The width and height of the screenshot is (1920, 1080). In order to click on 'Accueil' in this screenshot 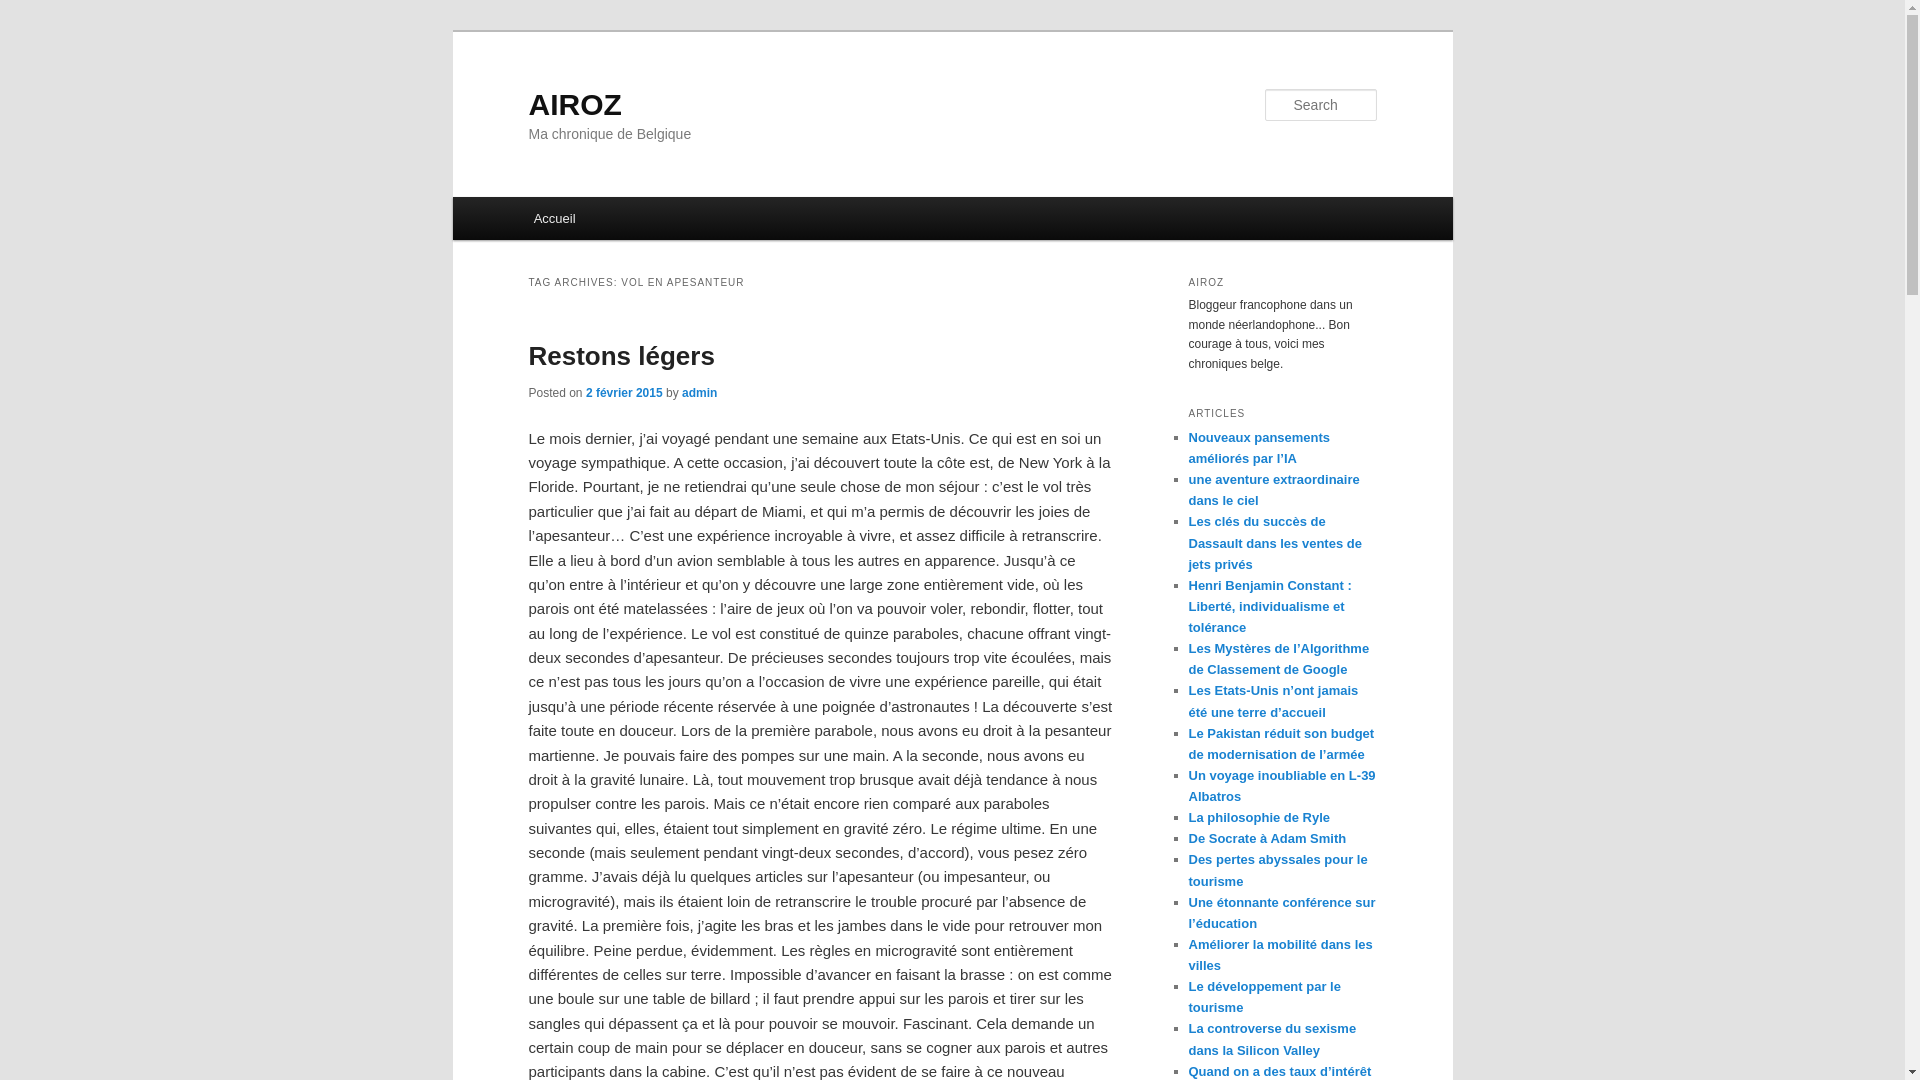, I will do `click(554, 218)`.